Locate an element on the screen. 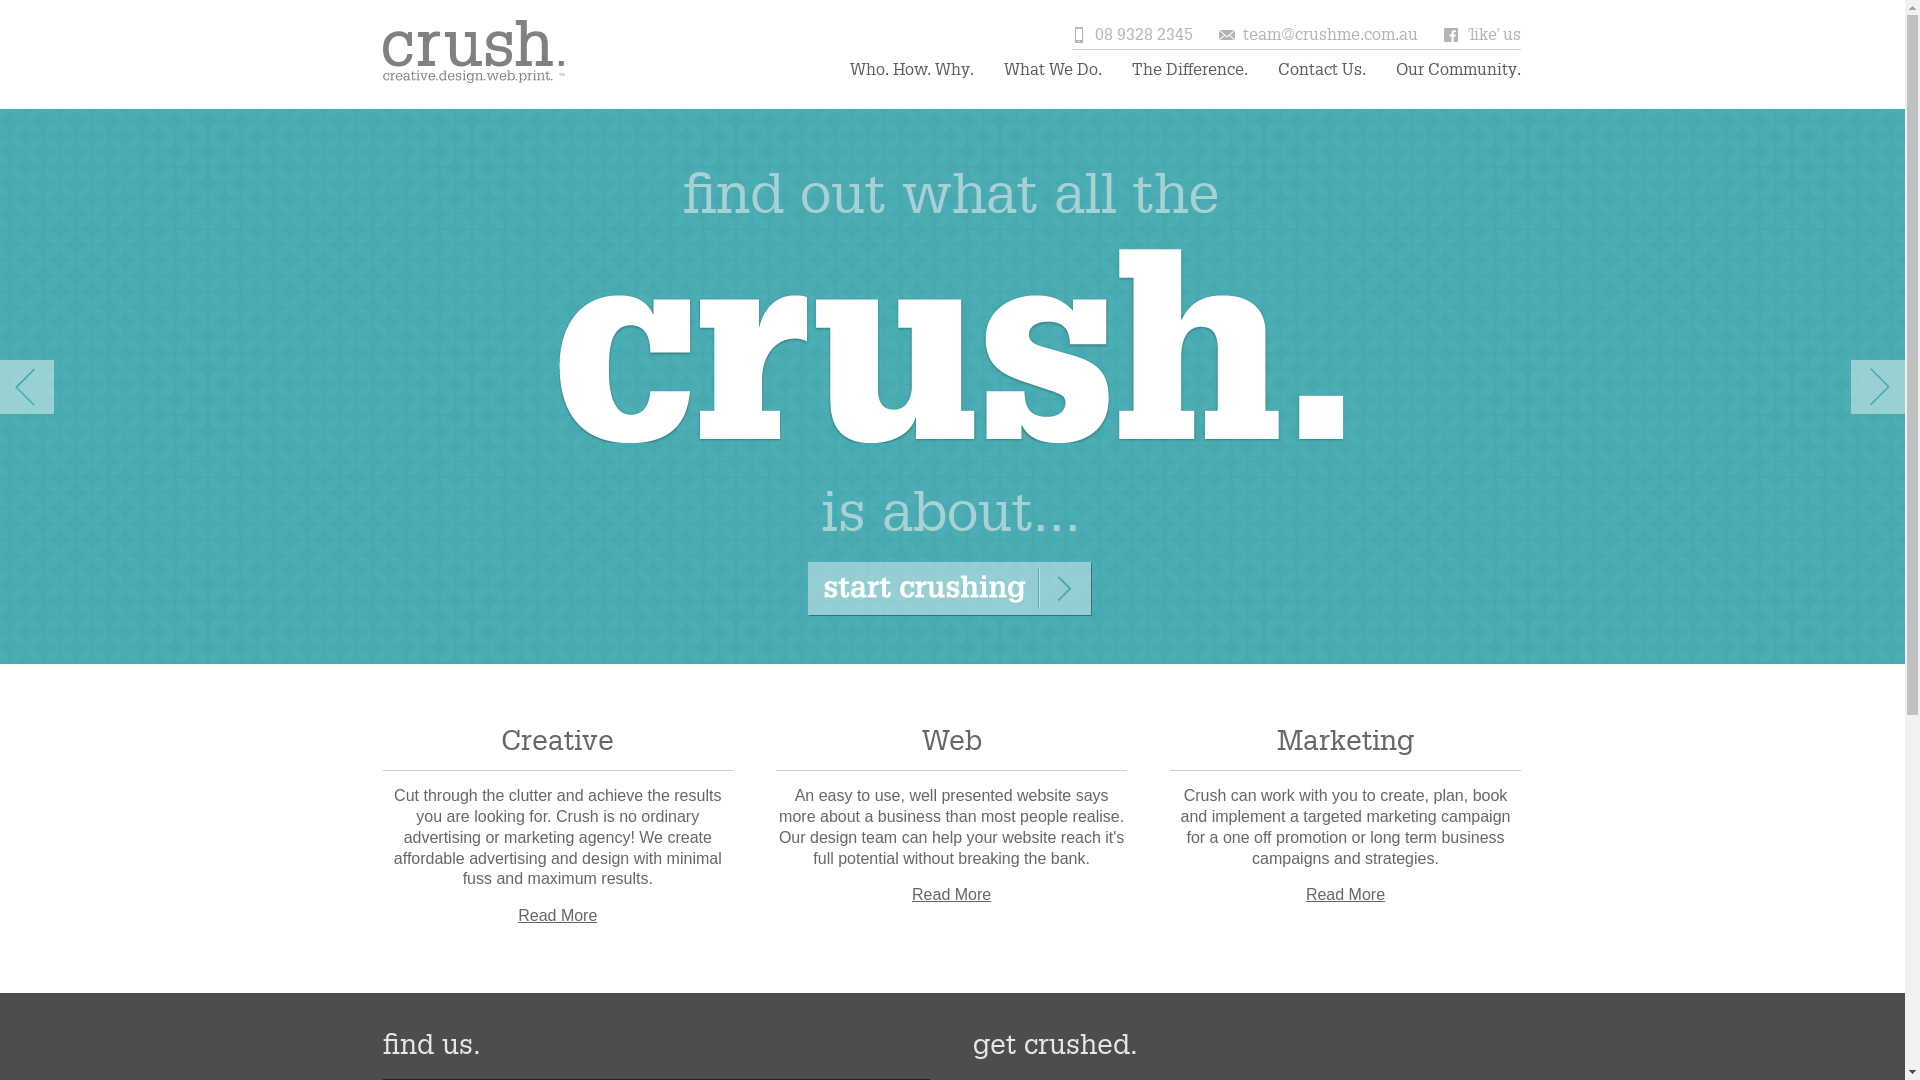  'Who. How. Why.' is located at coordinates (849, 69).